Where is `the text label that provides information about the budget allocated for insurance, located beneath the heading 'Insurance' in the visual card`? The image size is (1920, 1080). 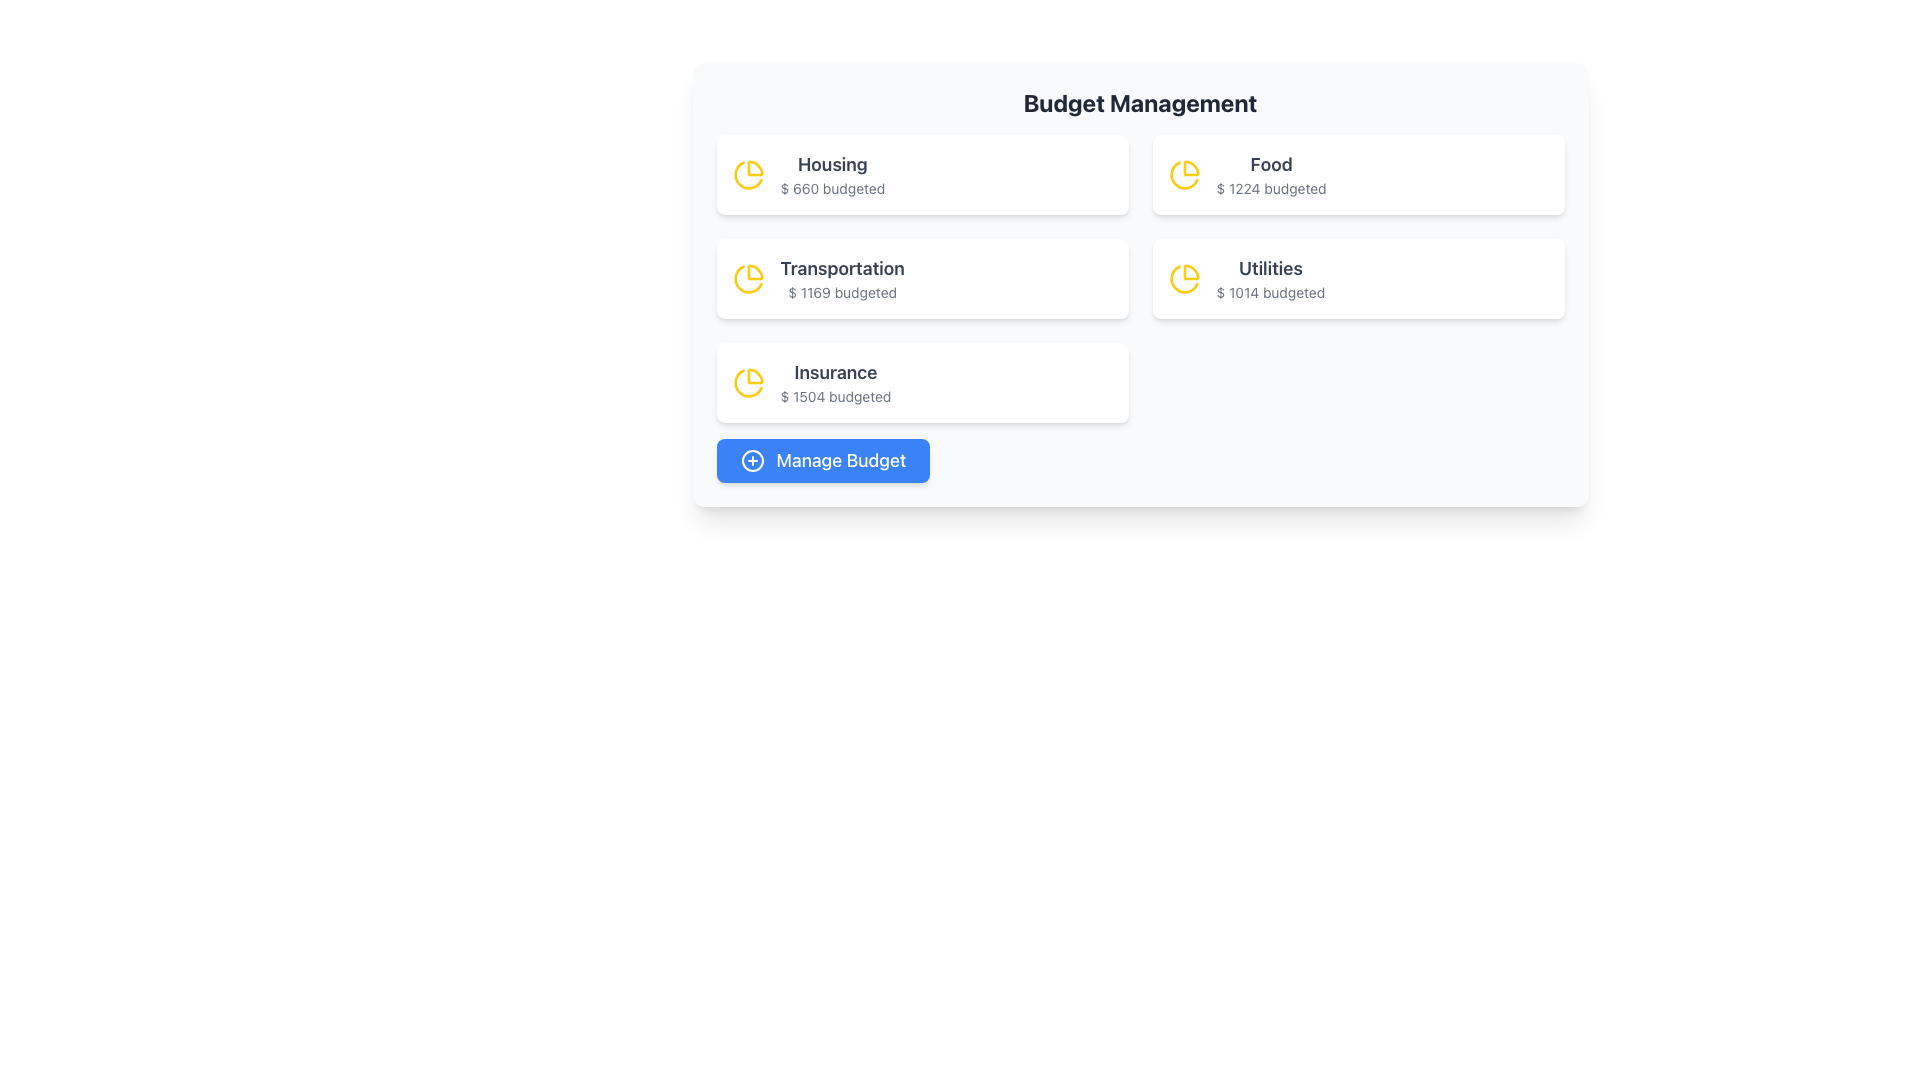
the text label that provides information about the budget allocated for insurance, located beneath the heading 'Insurance' in the visual card is located at coordinates (835, 397).